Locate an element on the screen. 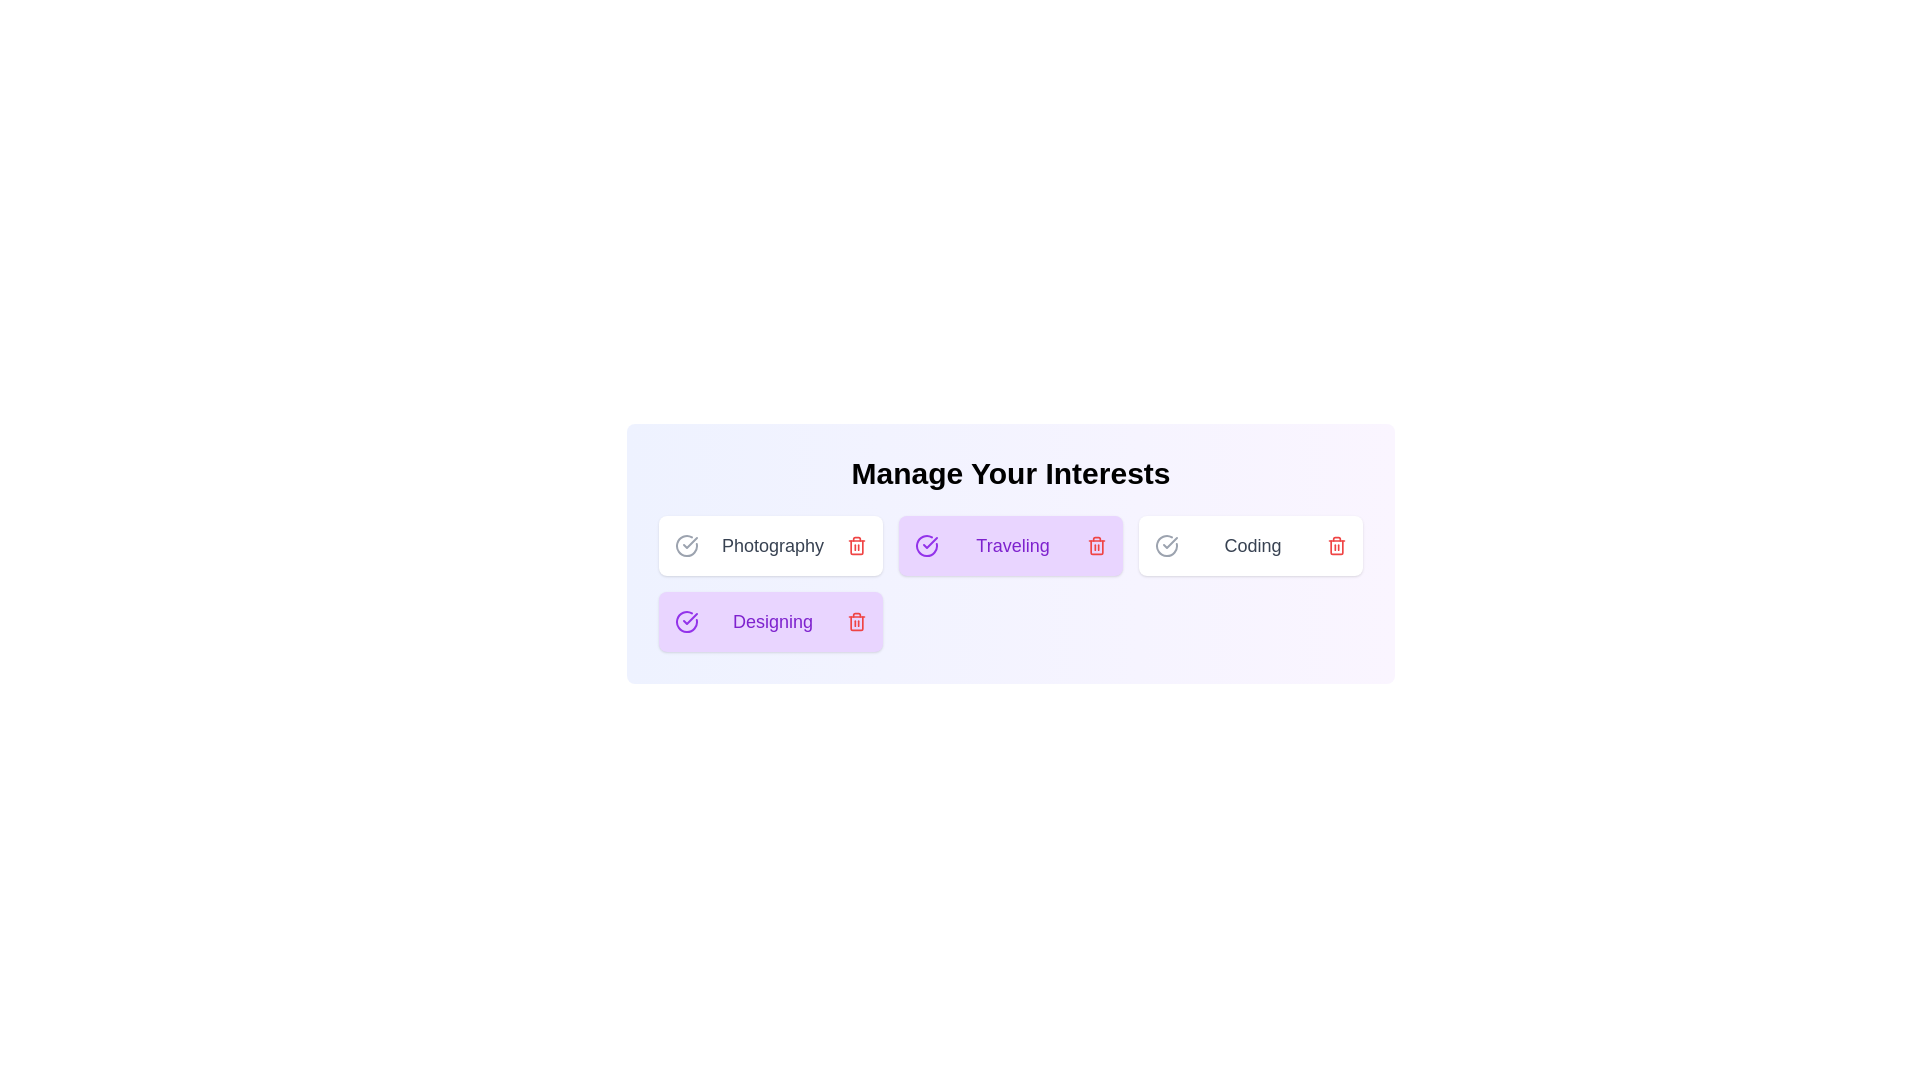 Image resolution: width=1920 pixels, height=1080 pixels. the chip labeled Coding is located at coordinates (1250, 546).